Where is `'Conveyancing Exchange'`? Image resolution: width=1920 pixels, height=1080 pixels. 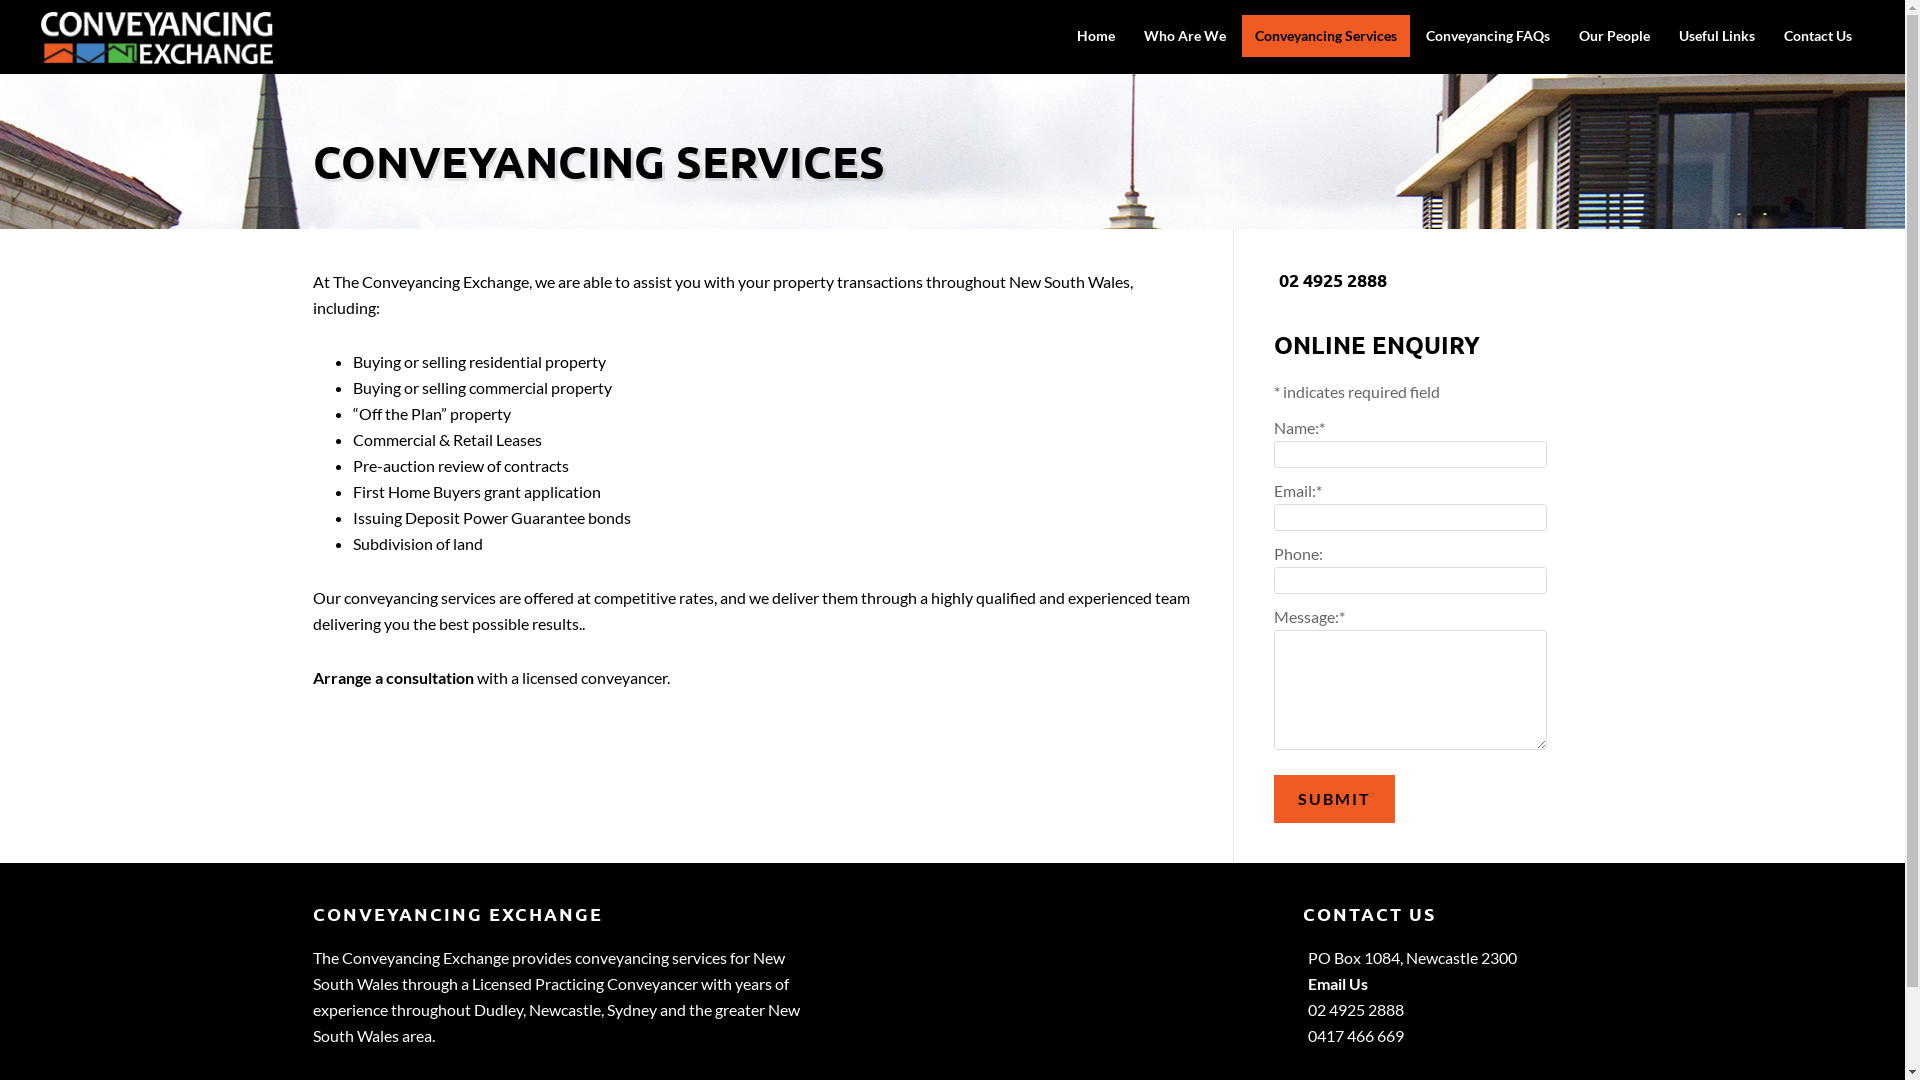 'Conveyancing Exchange' is located at coordinates (156, 51).